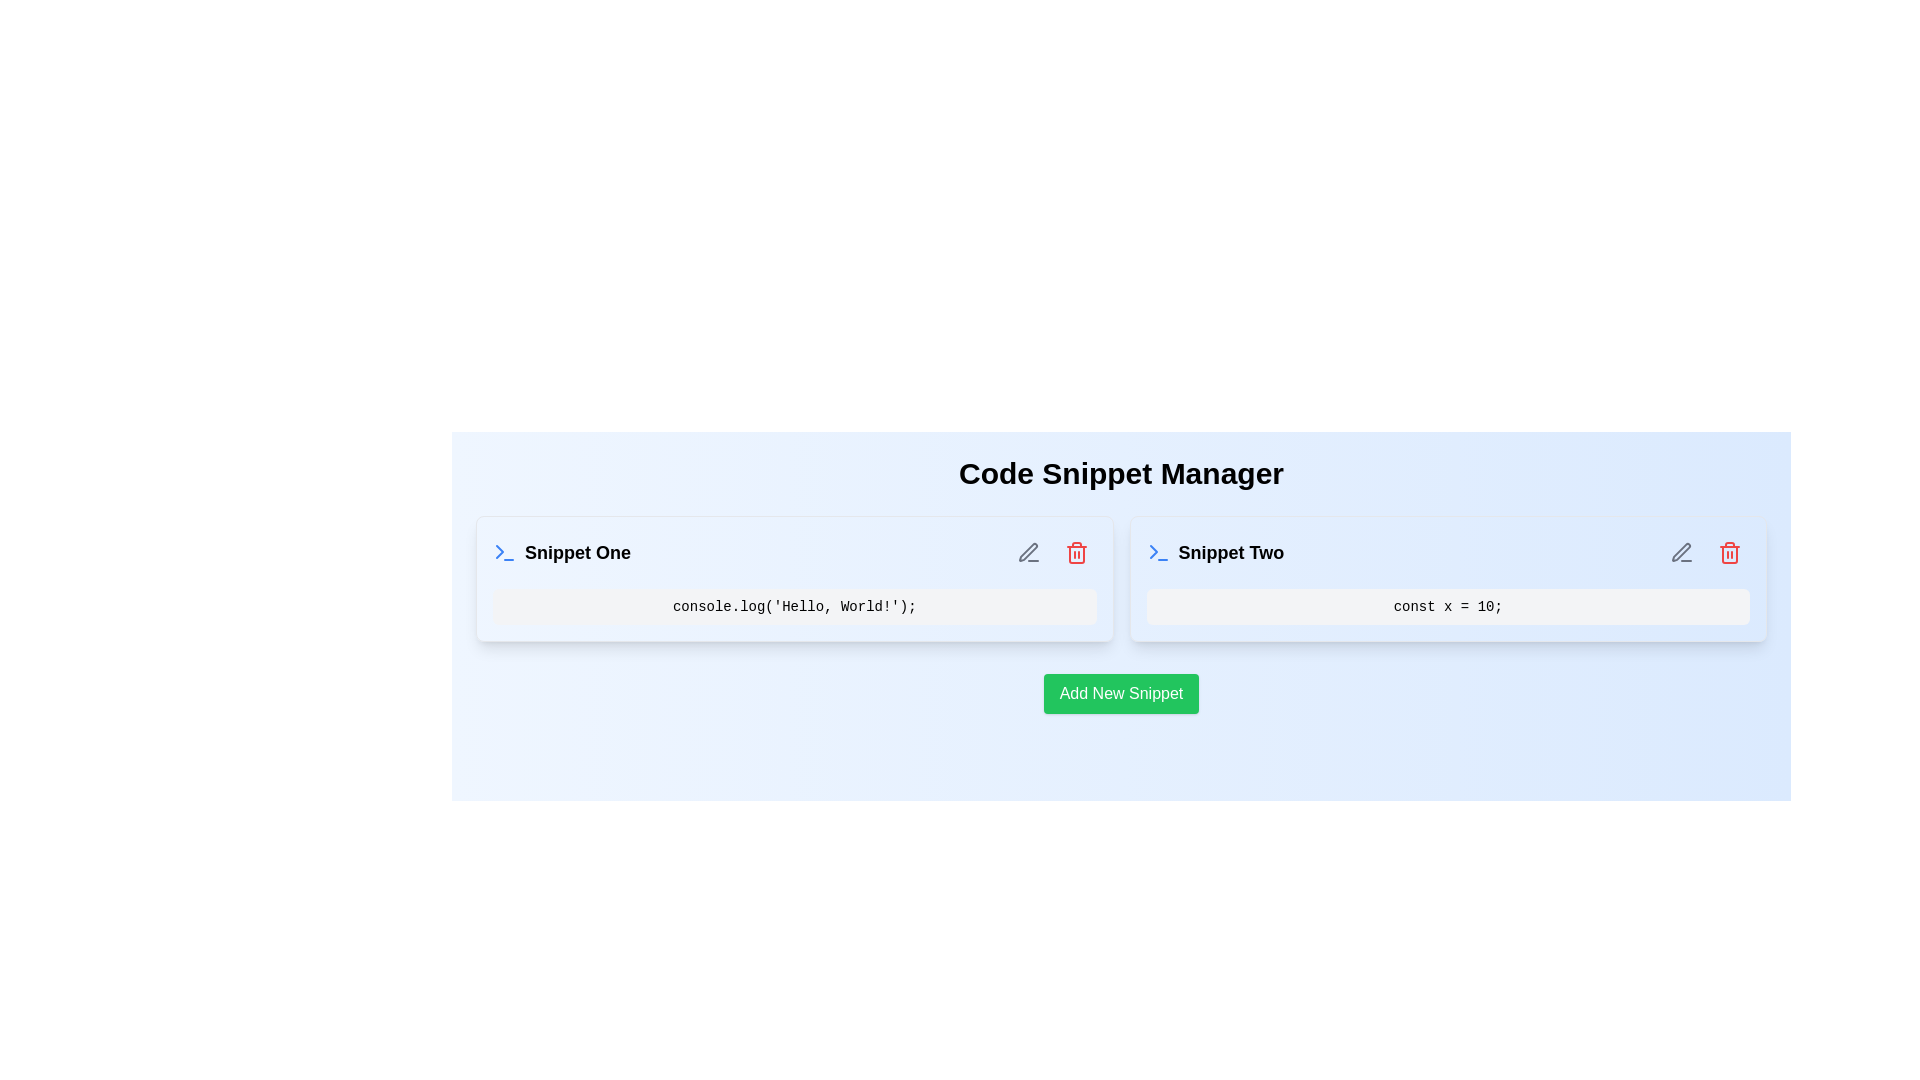 The width and height of the screenshot is (1920, 1080). Describe the element at coordinates (504, 552) in the screenshot. I see `the blue stroke command line terminal icon located to the left of the 'Snippet One' label in the title bar` at that location.